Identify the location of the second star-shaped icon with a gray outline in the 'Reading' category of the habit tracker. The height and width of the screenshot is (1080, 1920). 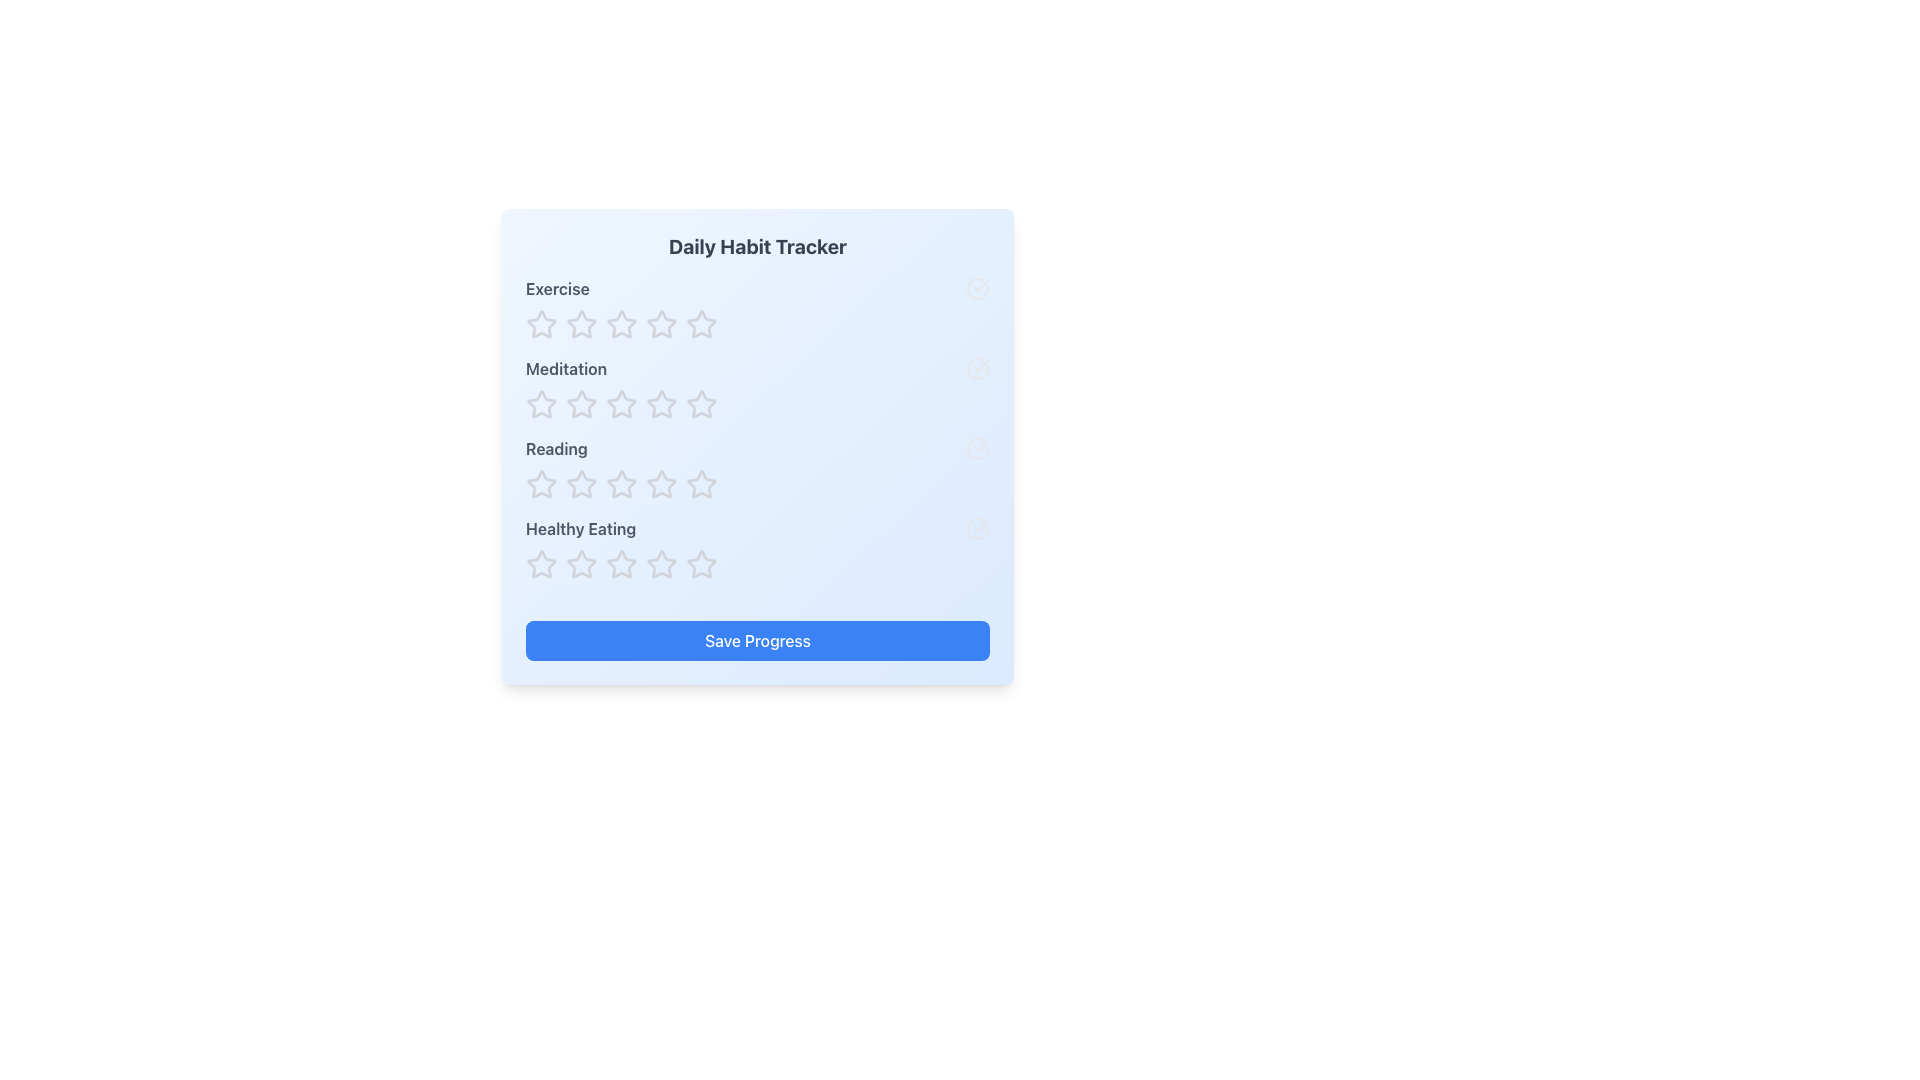
(580, 484).